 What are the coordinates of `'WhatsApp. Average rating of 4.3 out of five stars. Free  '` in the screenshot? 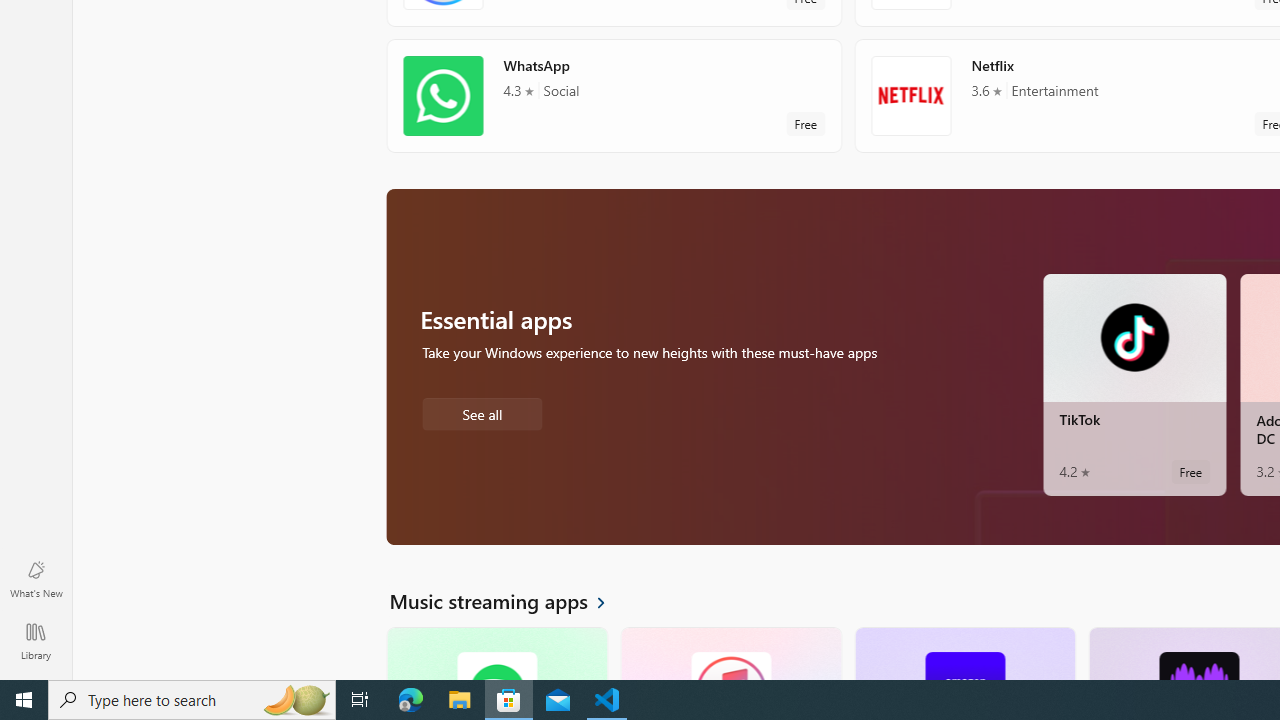 It's located at (613, 95).